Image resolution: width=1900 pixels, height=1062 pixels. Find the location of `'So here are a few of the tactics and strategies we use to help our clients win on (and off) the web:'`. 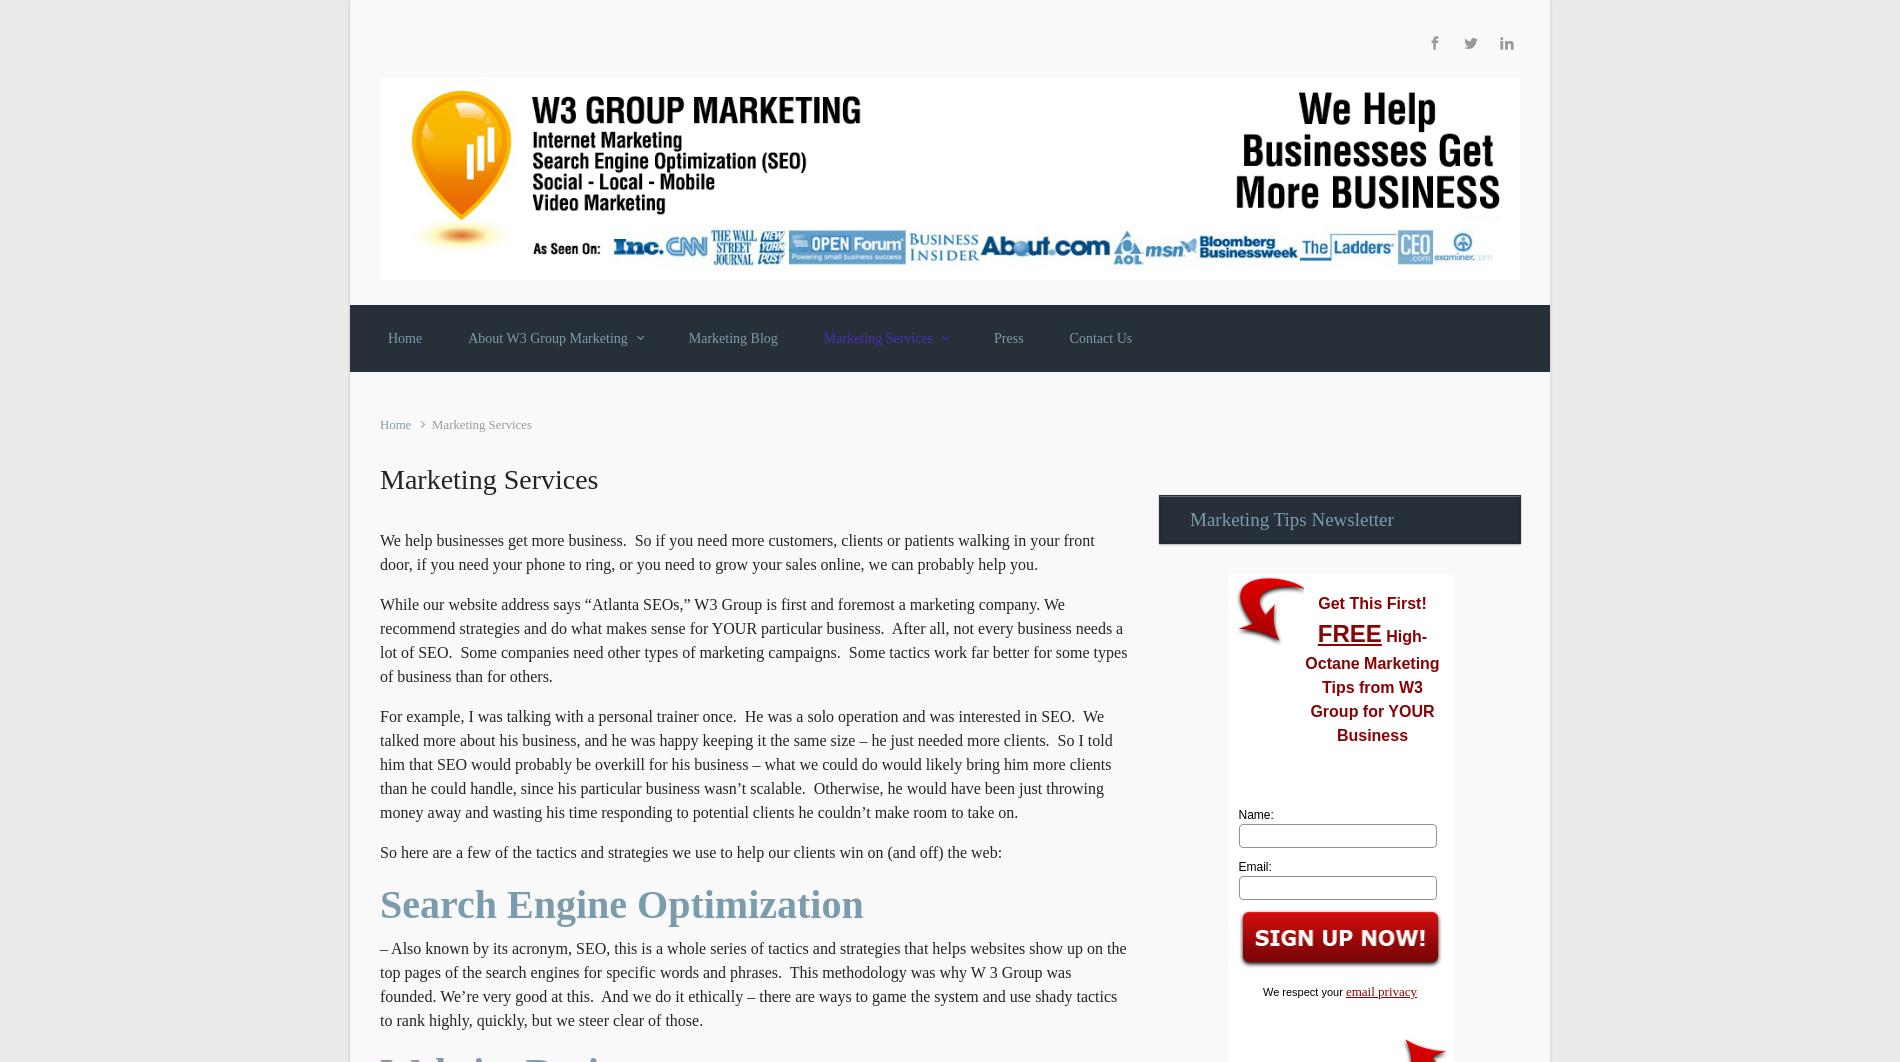

'So here are a few of the tactics and strategies we use to help our clients win on (and off) the web:' is located at coordinates (691, 850).